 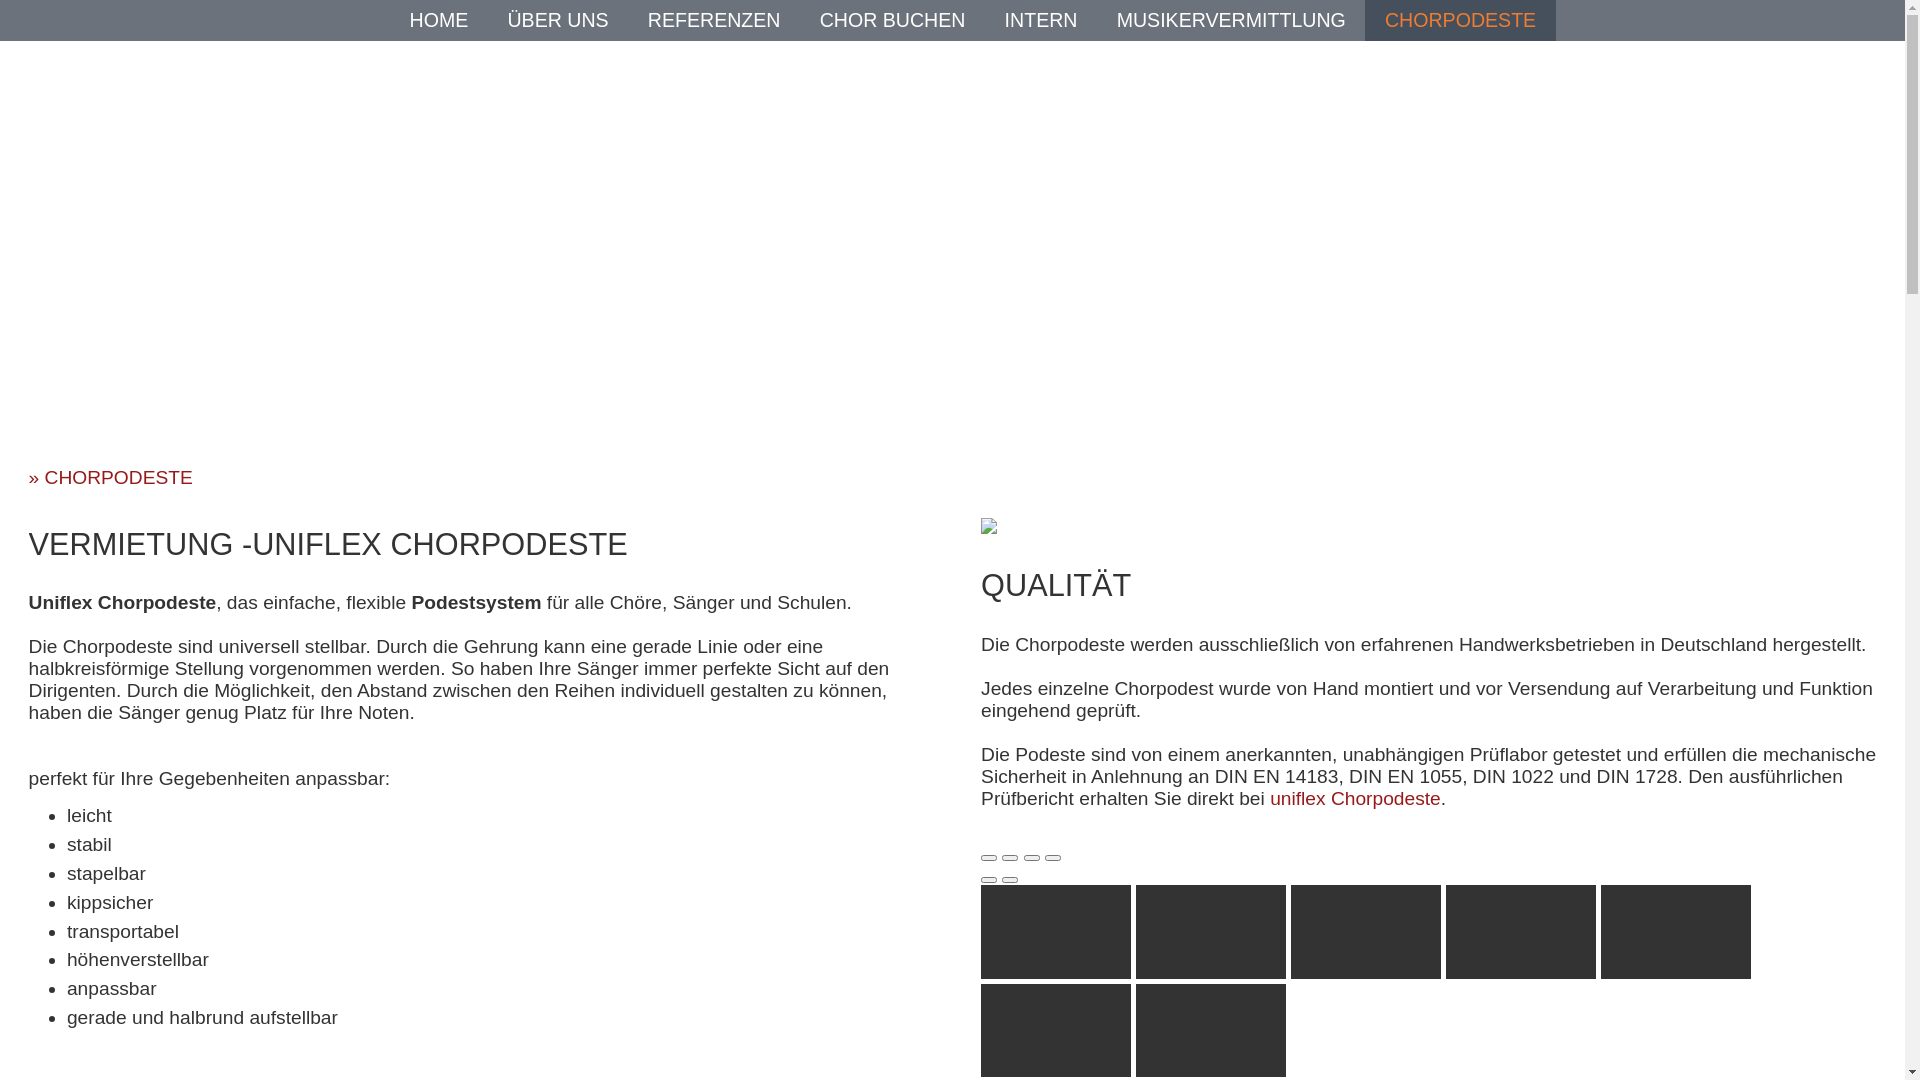 What do you see at coordinates (1355, 797) in the screenshot?
I see `'uniflex Chorpodeste'` at bounding box center [1355, 797].